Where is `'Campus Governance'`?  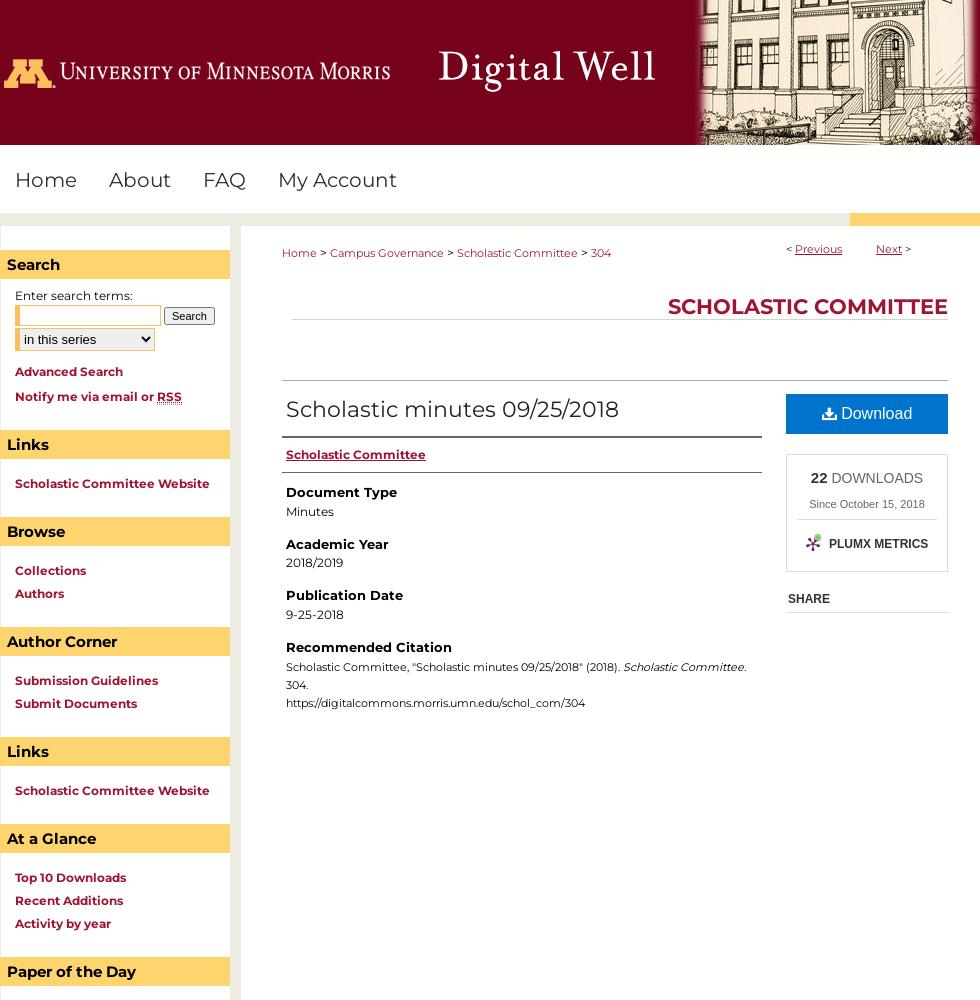
'Campus Governance' is located at coordinates (329, 253).